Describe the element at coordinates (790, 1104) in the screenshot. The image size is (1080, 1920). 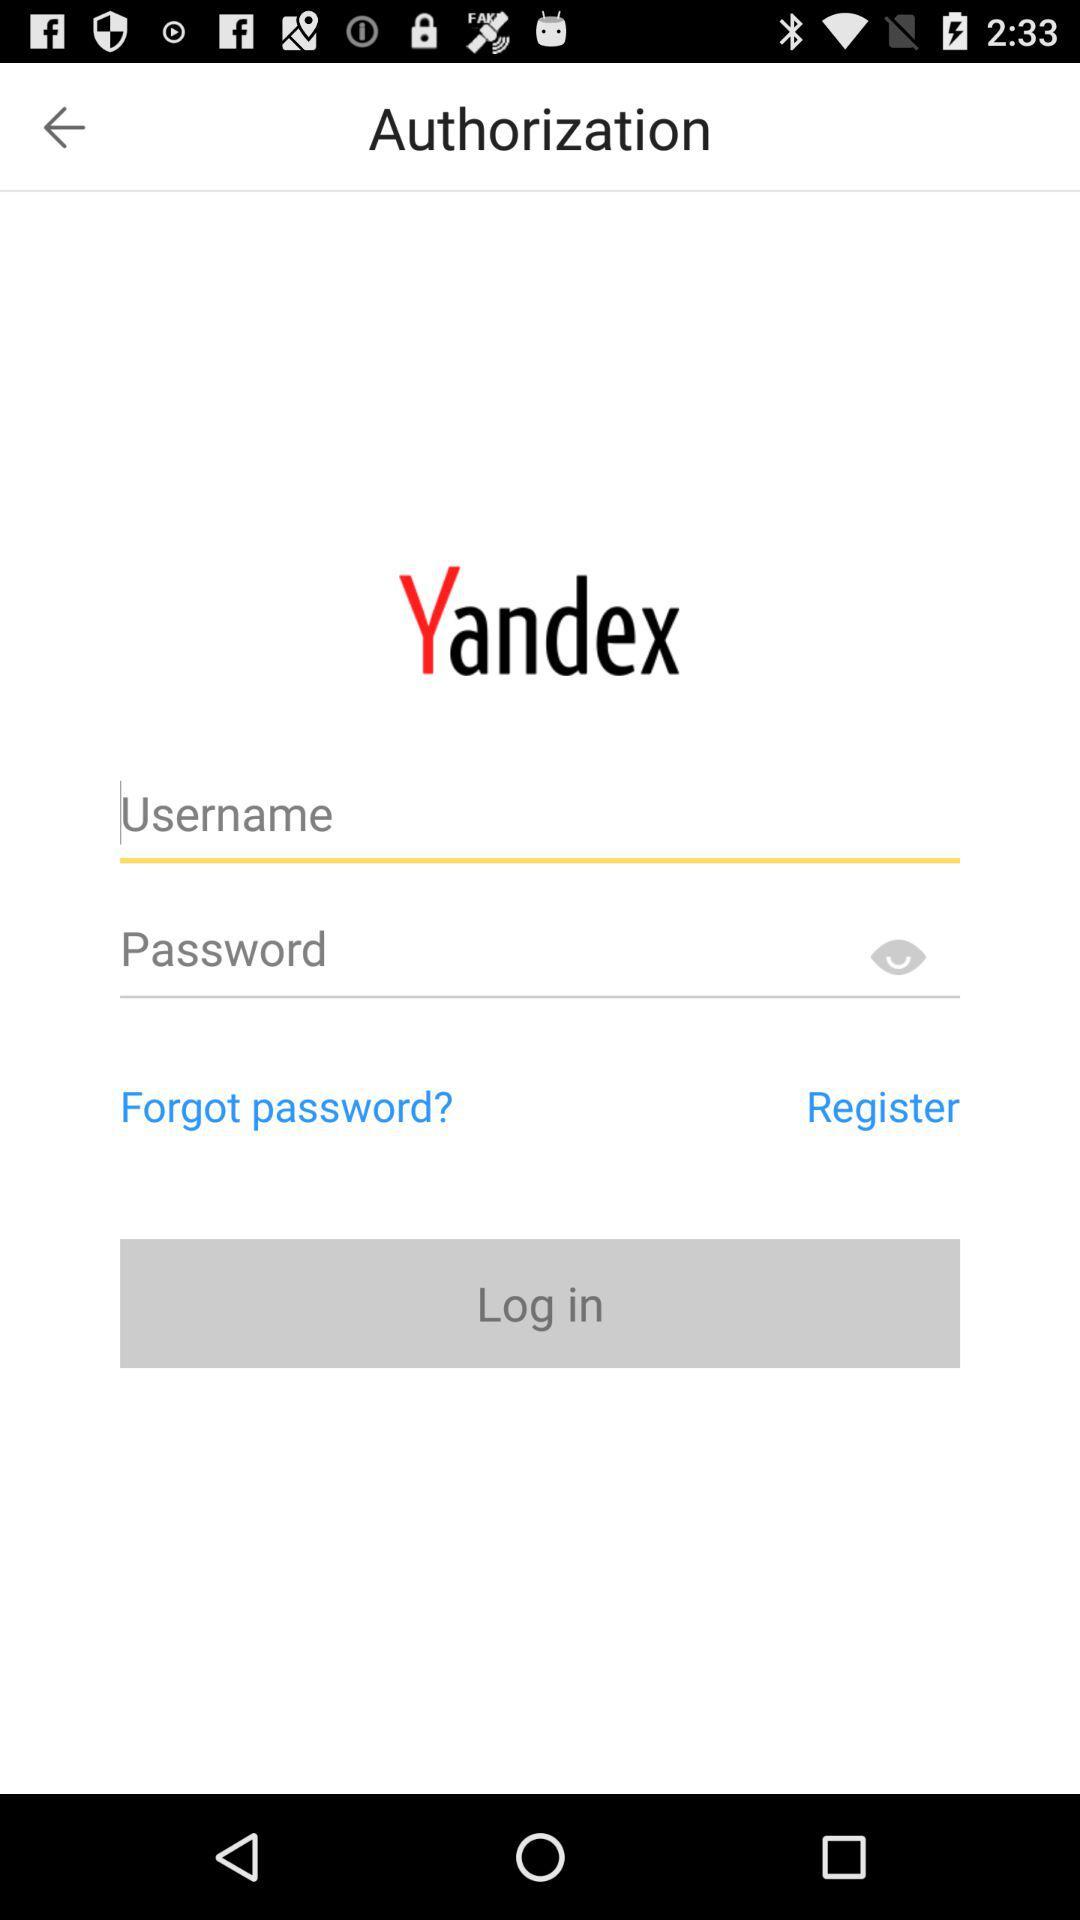
I see `the app next to the forgot password? icon` at that location.